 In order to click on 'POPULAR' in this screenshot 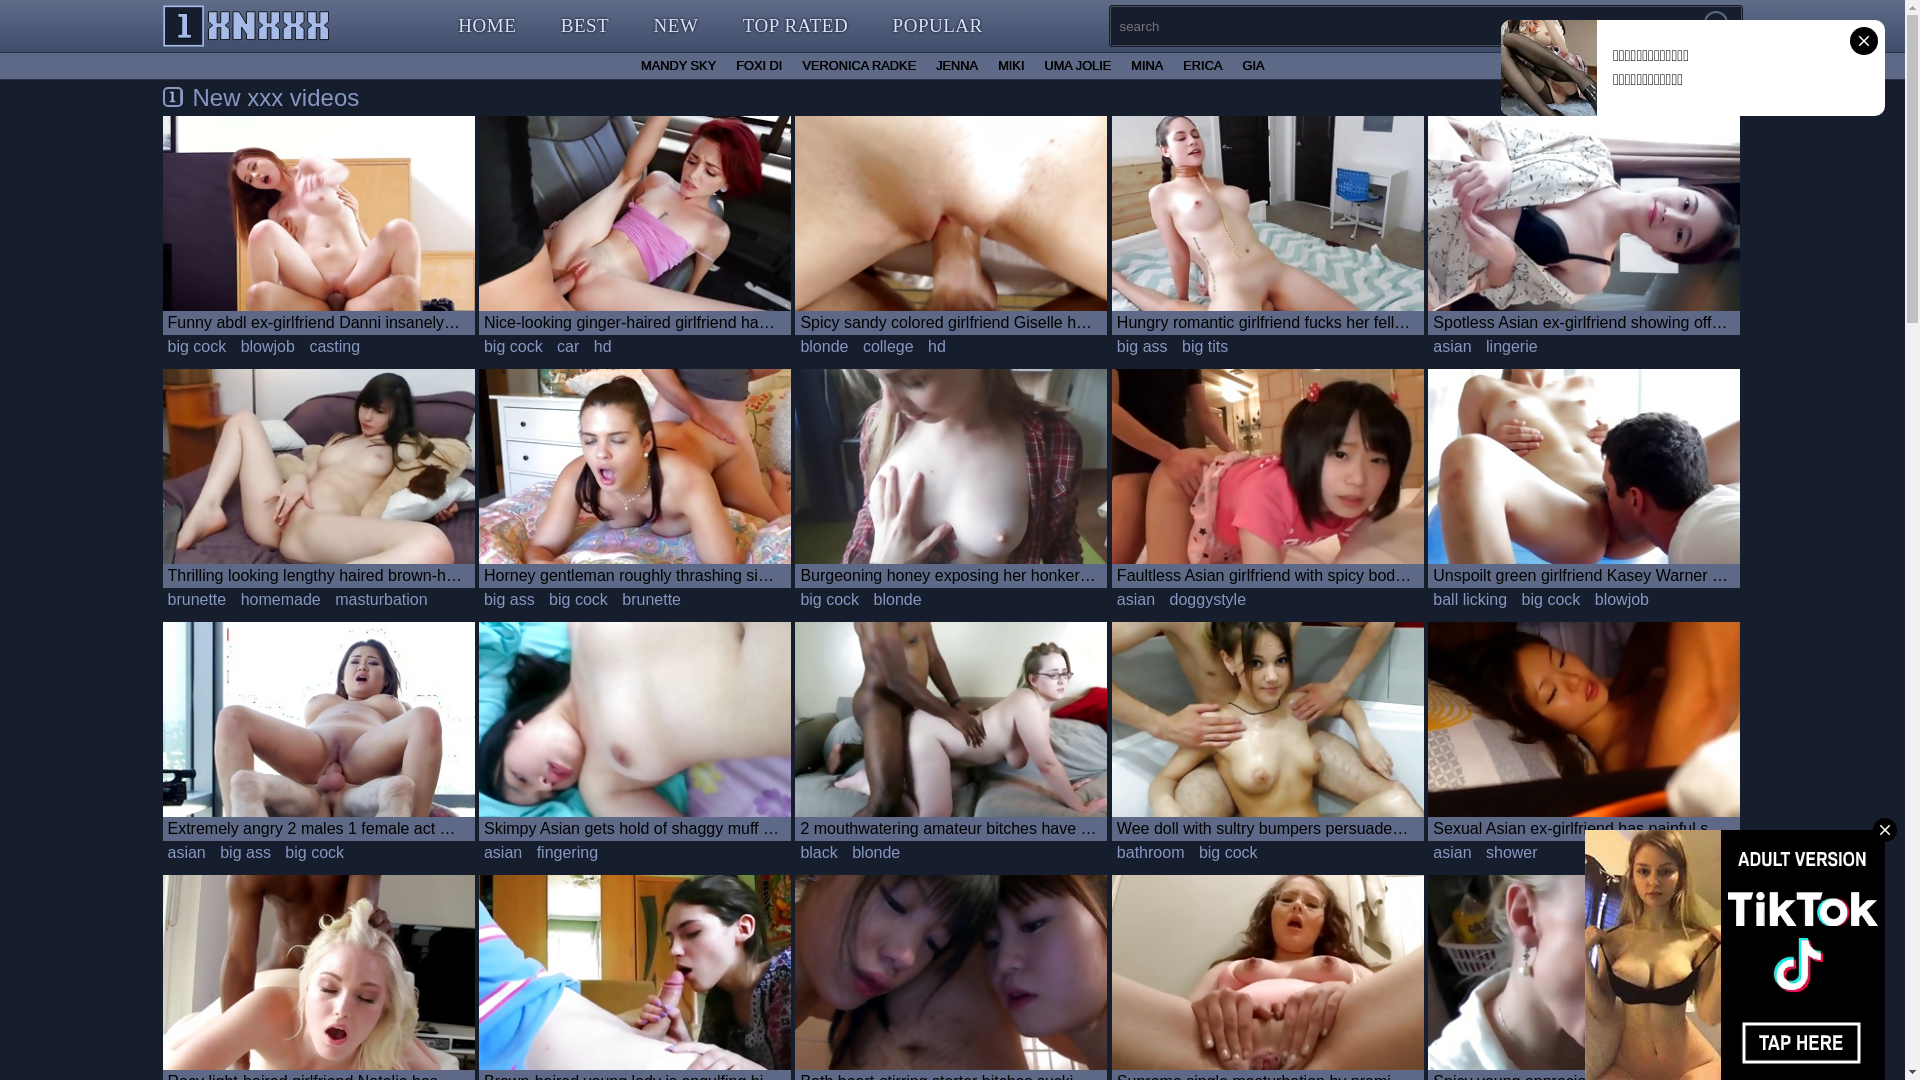, I will do `click(936, 26)`.